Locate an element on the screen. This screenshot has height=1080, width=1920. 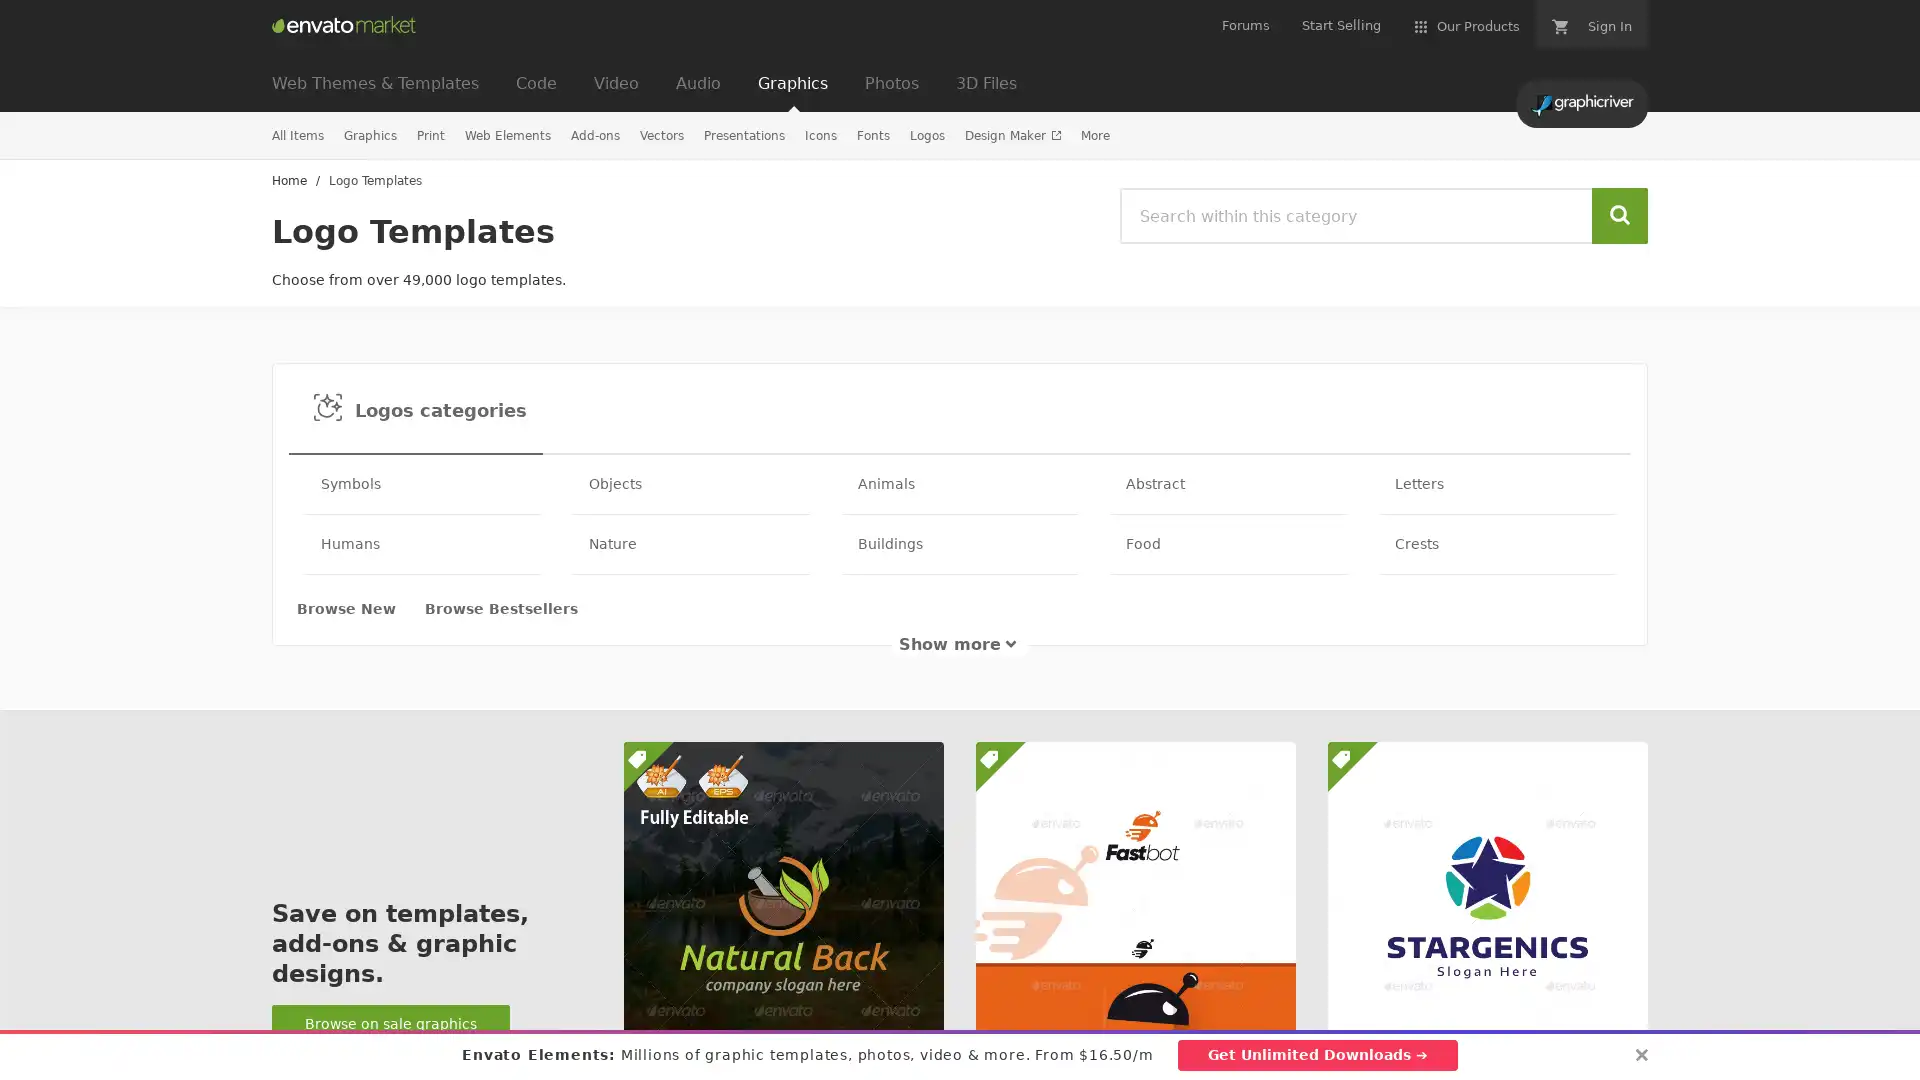
Add to Favorites is located at coordinates (916, 1033).